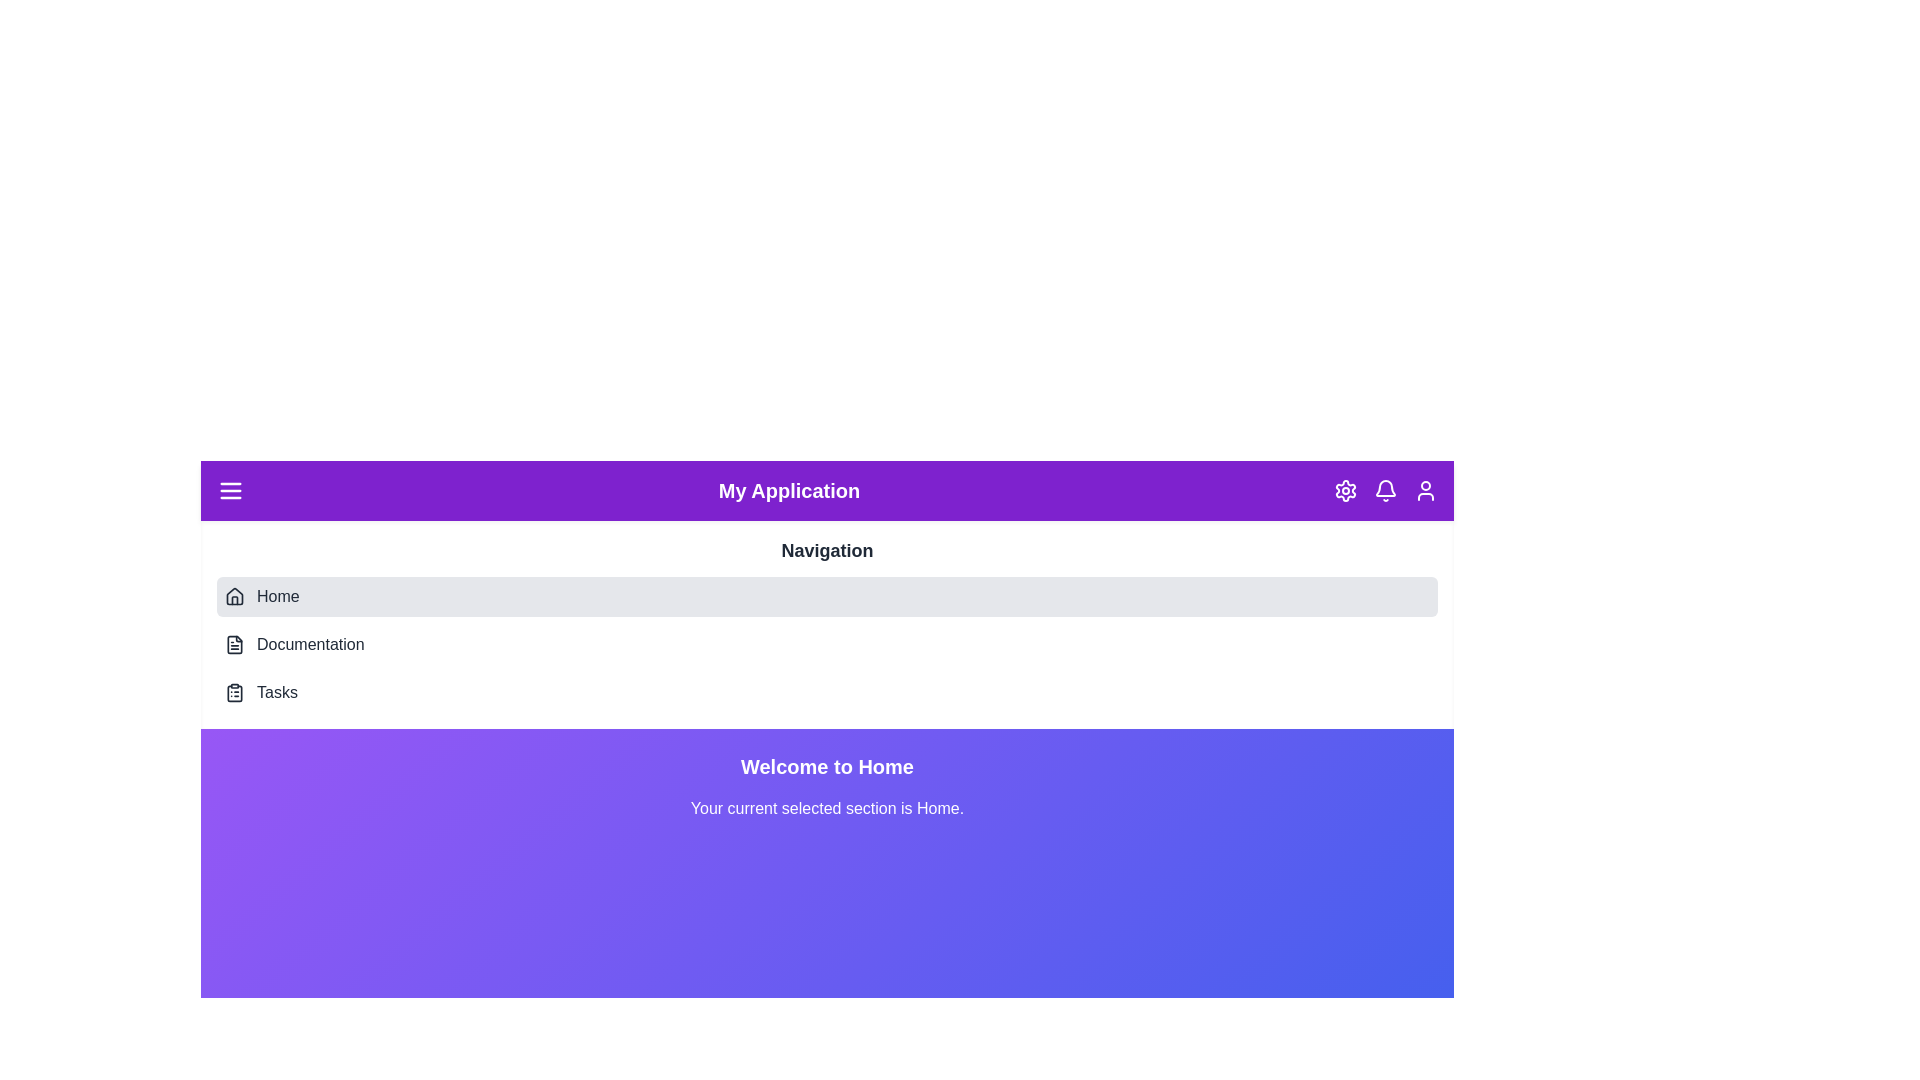  I want to click on the Settings icon in the header, so click(1345, 490).